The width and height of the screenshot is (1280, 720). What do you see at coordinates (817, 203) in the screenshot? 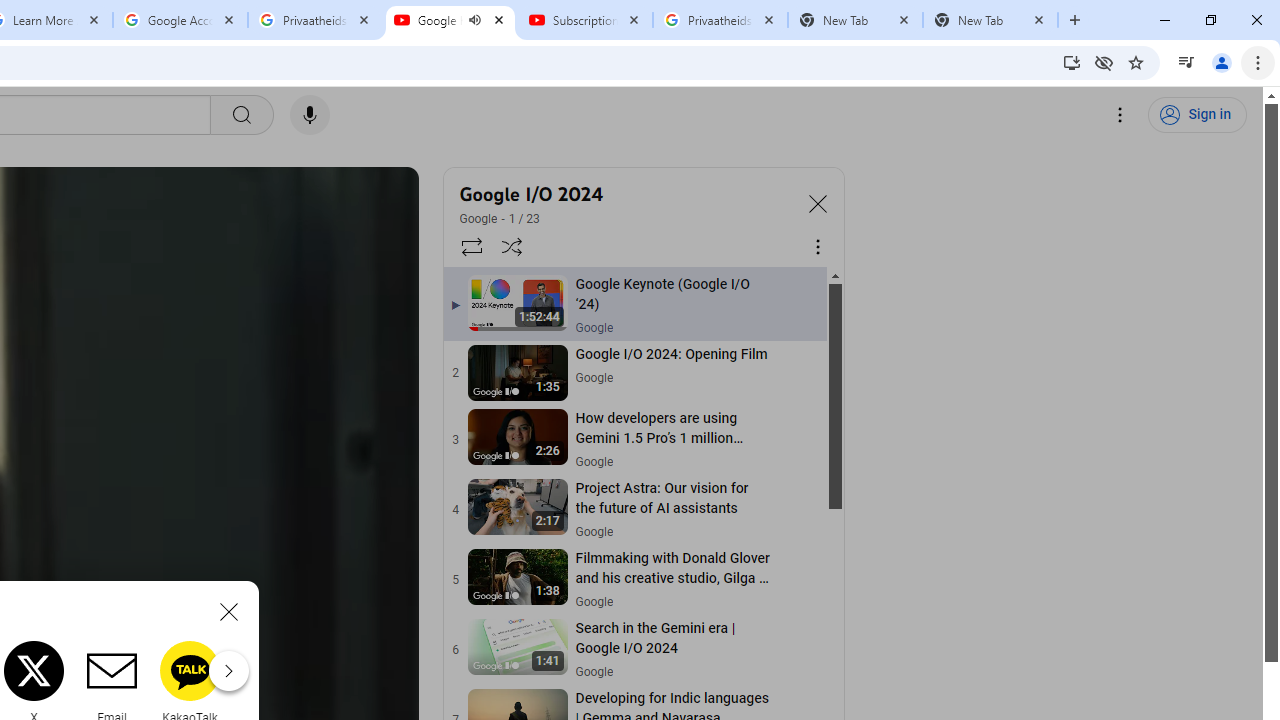
I see `'Collapse'` at bounding box center [817, 203].